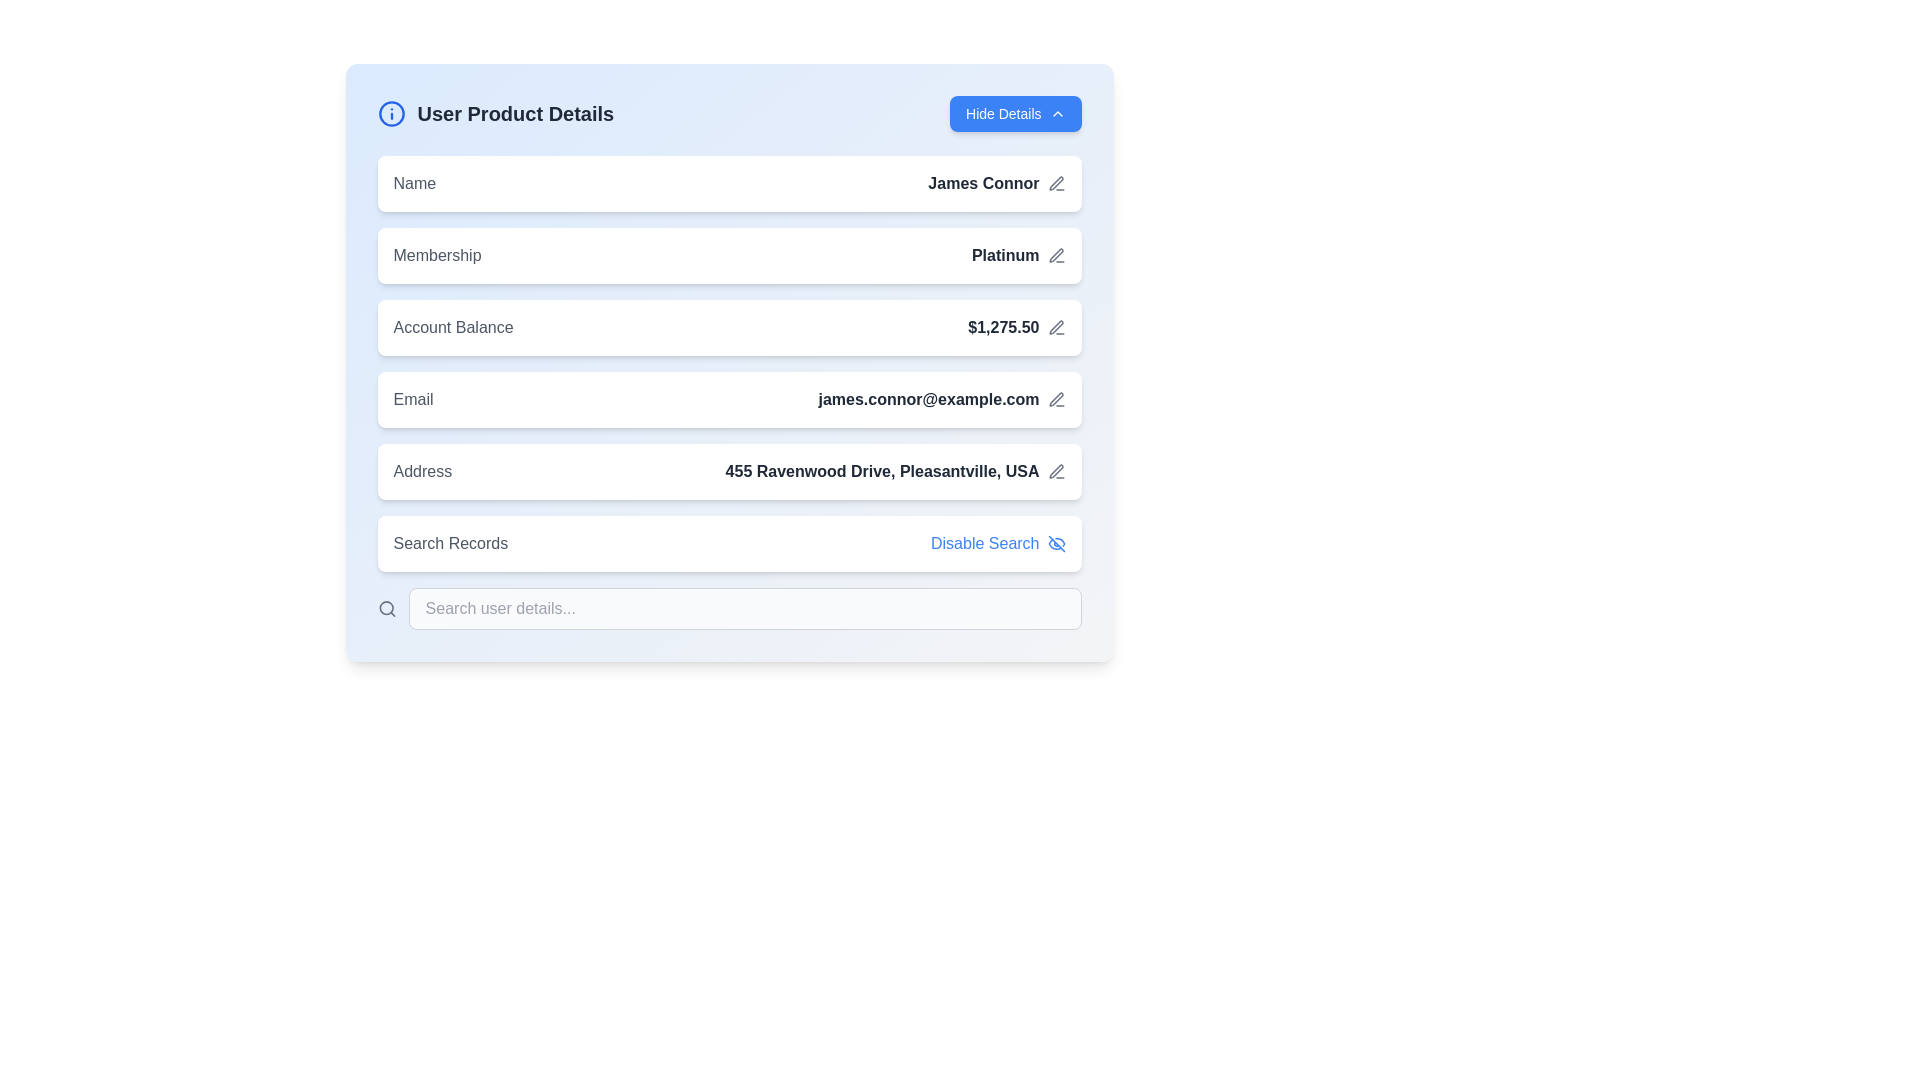 This screenshot has height=1080, width=1920. What do you see at coordinates (1055, 326) in the screenshot?
I see `the pen icon located to the right of the 'Account Balance' field, adjacent to the value '$1,275.50', within the 'User Product Details' card` at bounding box center [1055, 326].